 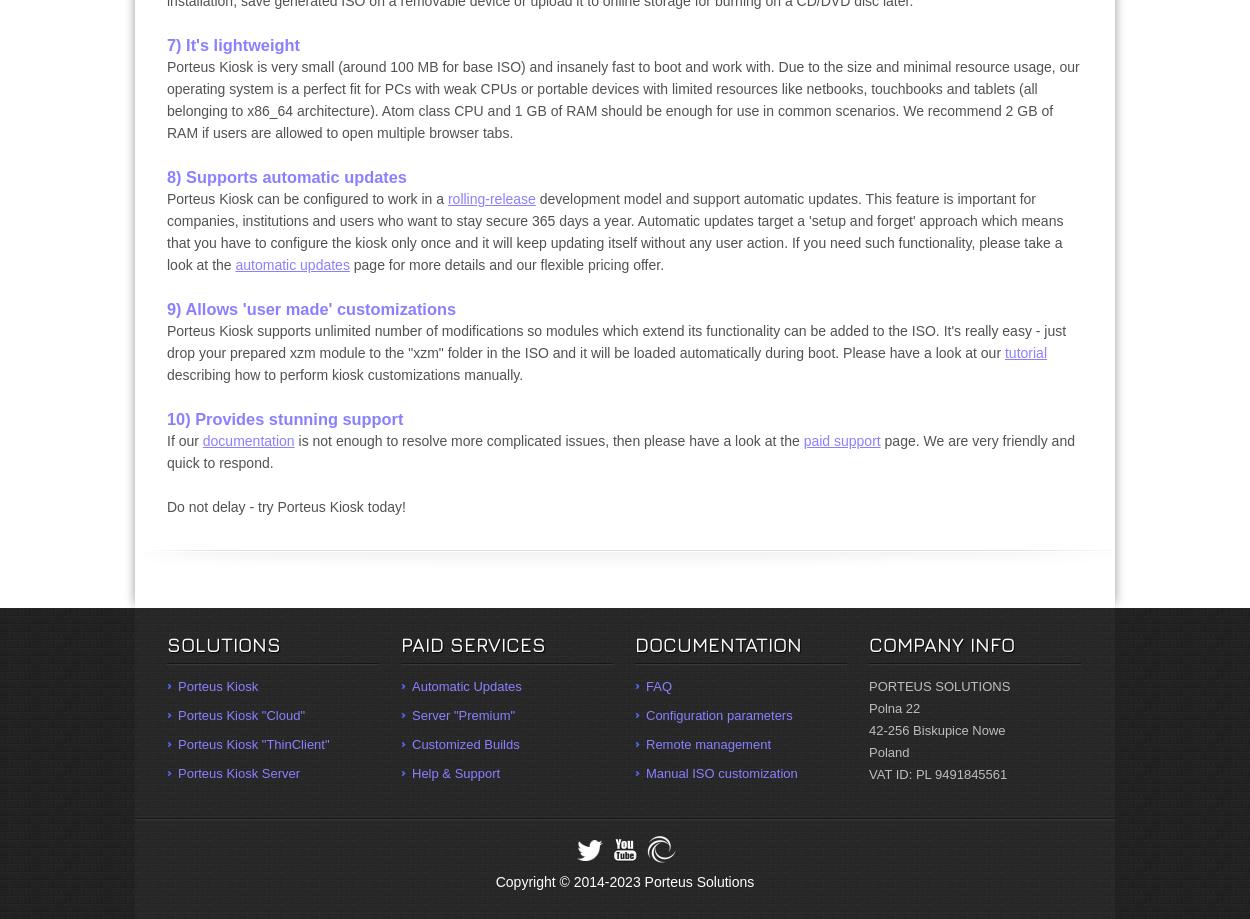 I want to click on 'Manual ISO customization', so click(x=720, y=773).